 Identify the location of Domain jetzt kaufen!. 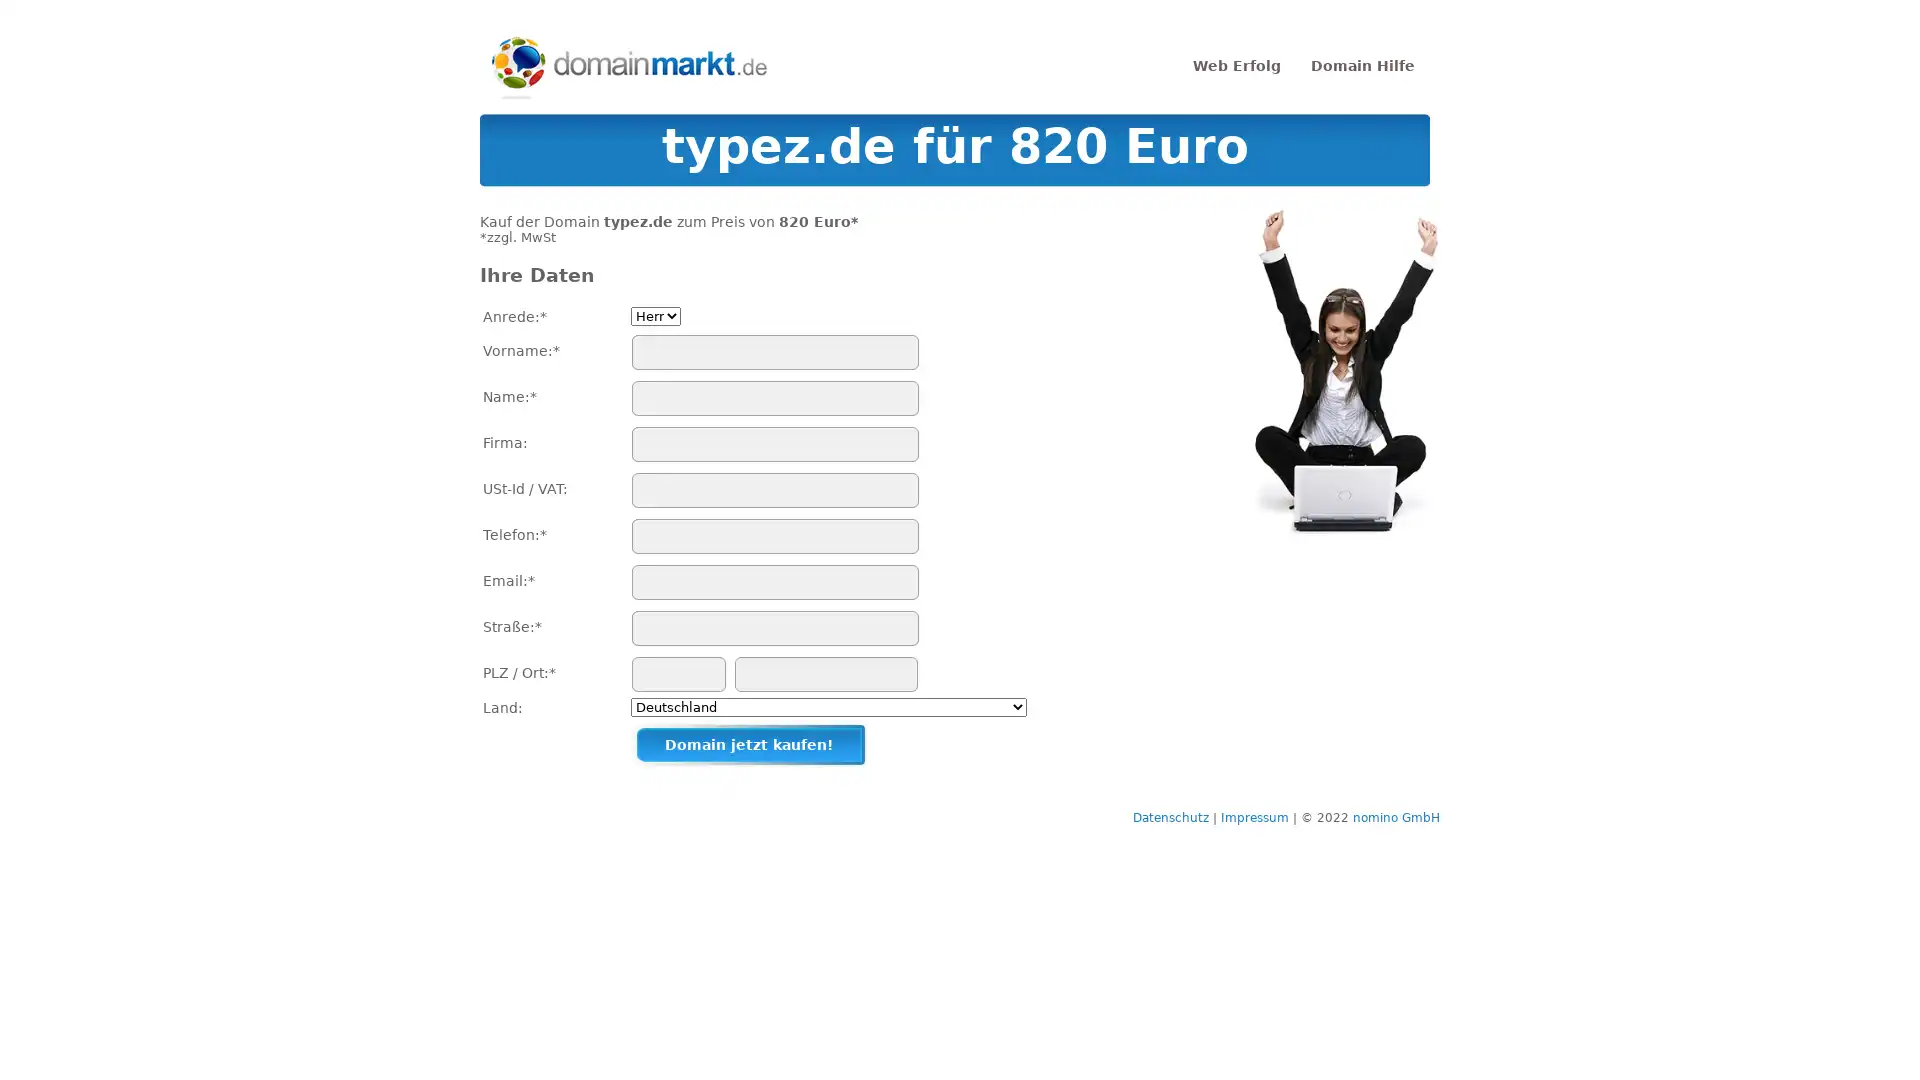
(747, 744).